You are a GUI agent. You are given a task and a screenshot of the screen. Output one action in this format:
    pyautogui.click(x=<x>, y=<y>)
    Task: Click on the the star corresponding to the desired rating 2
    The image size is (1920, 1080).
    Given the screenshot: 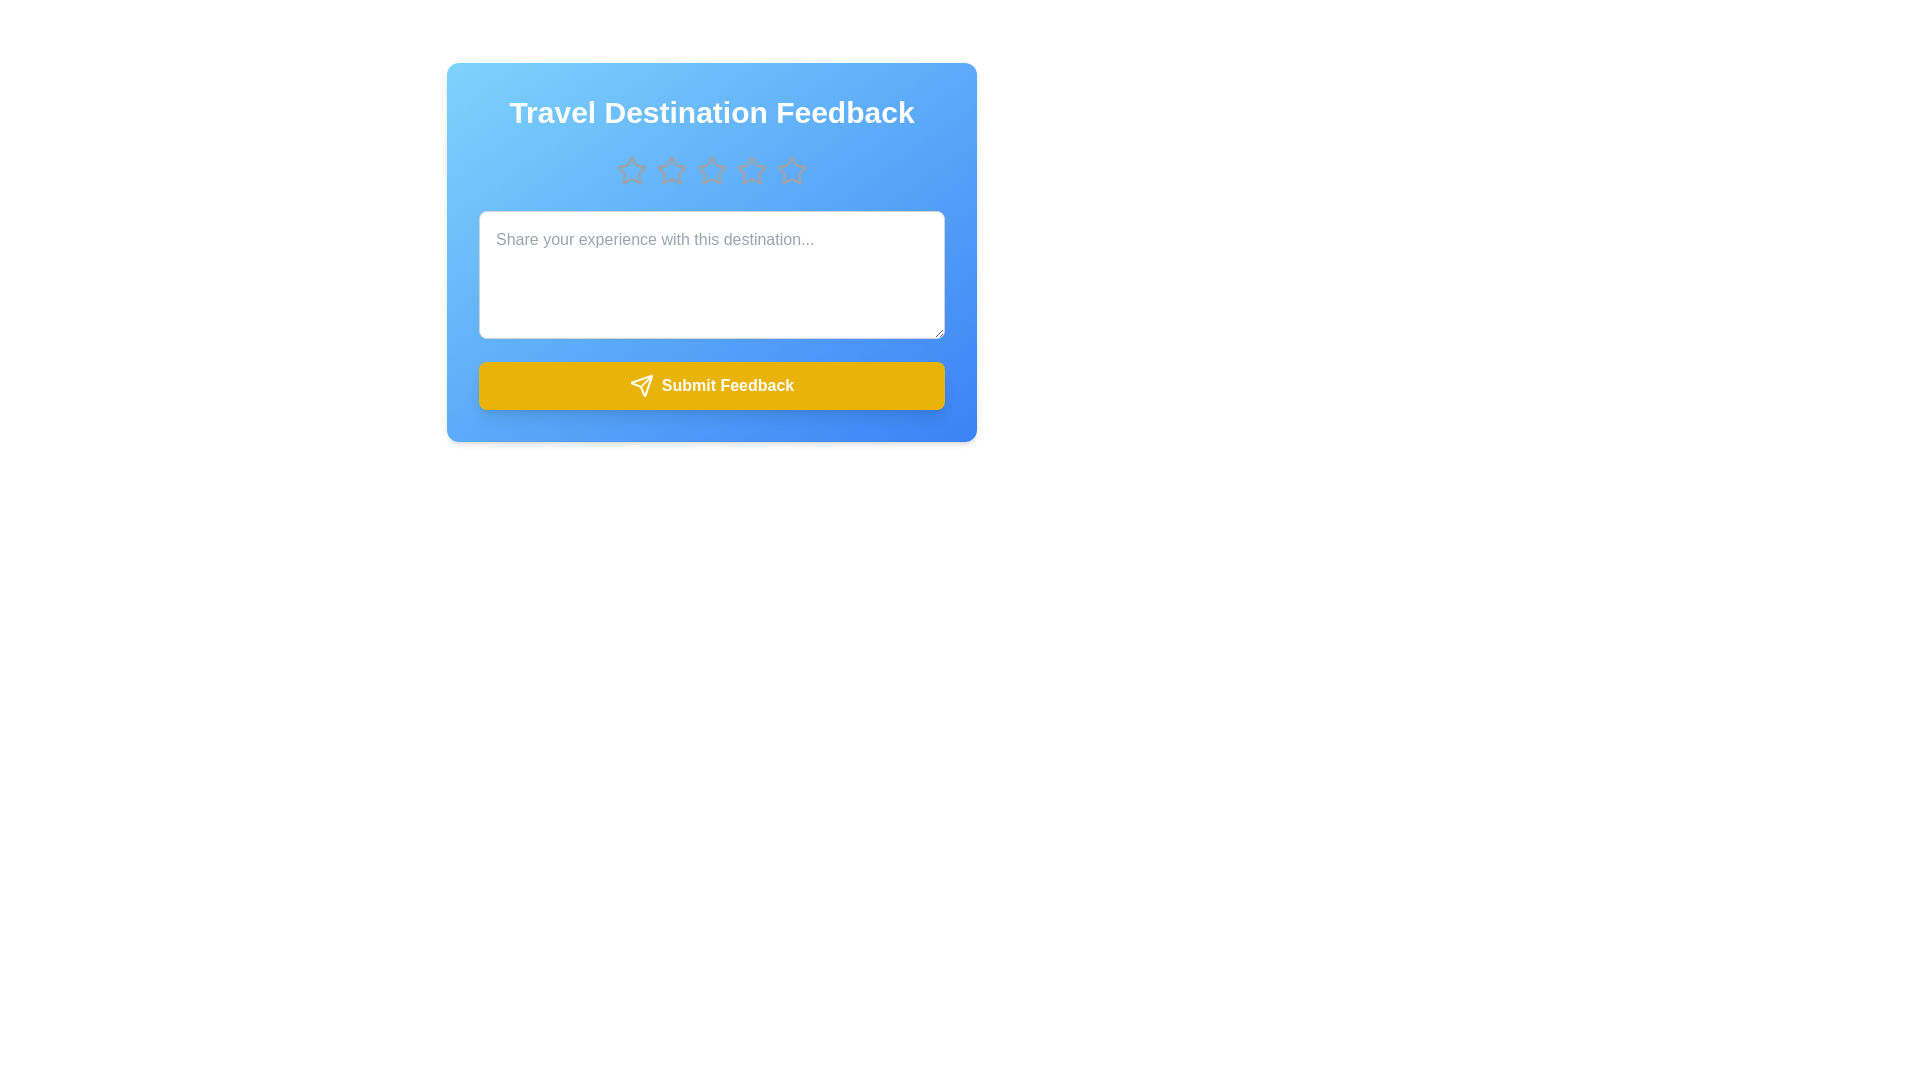 What is the action you would take?
    pyautogui.click(x=672, y=169)
    